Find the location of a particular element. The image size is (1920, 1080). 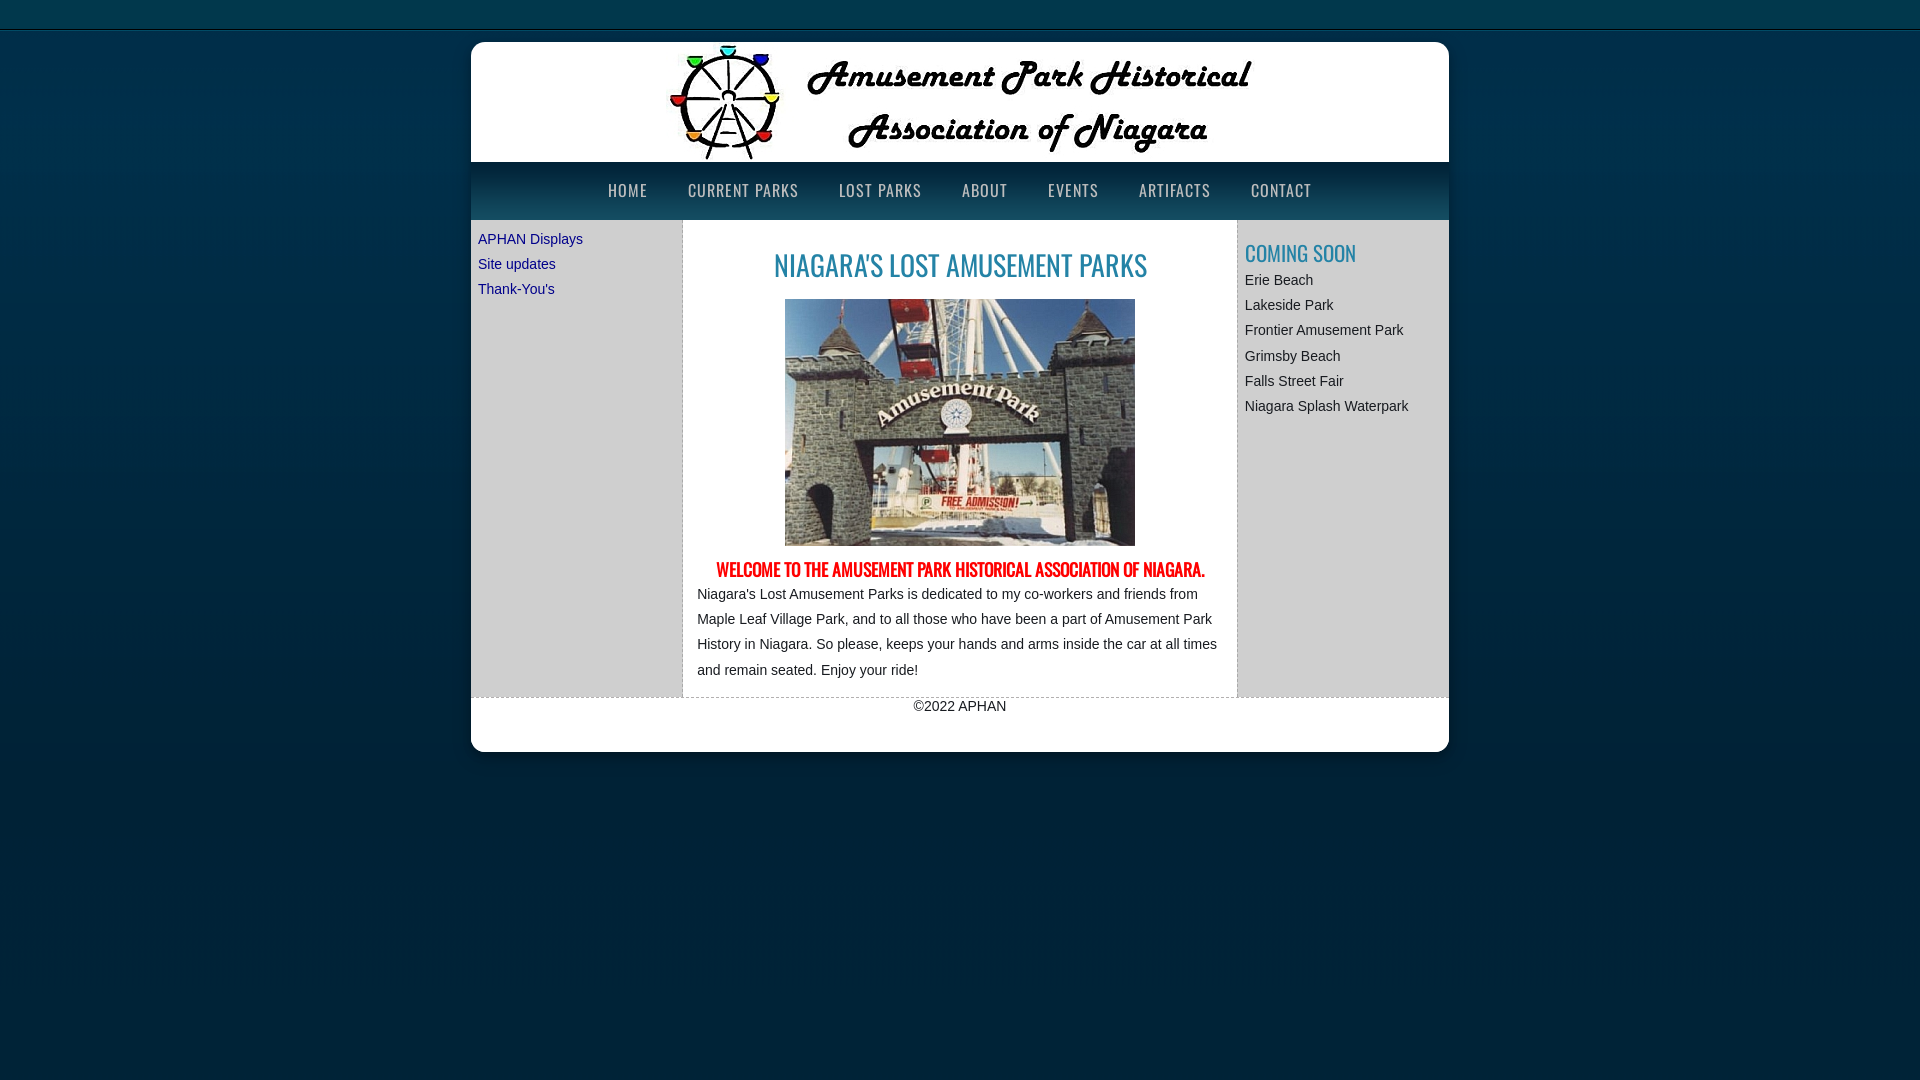

'EVENTS' is located at coordinates (1072, 189).